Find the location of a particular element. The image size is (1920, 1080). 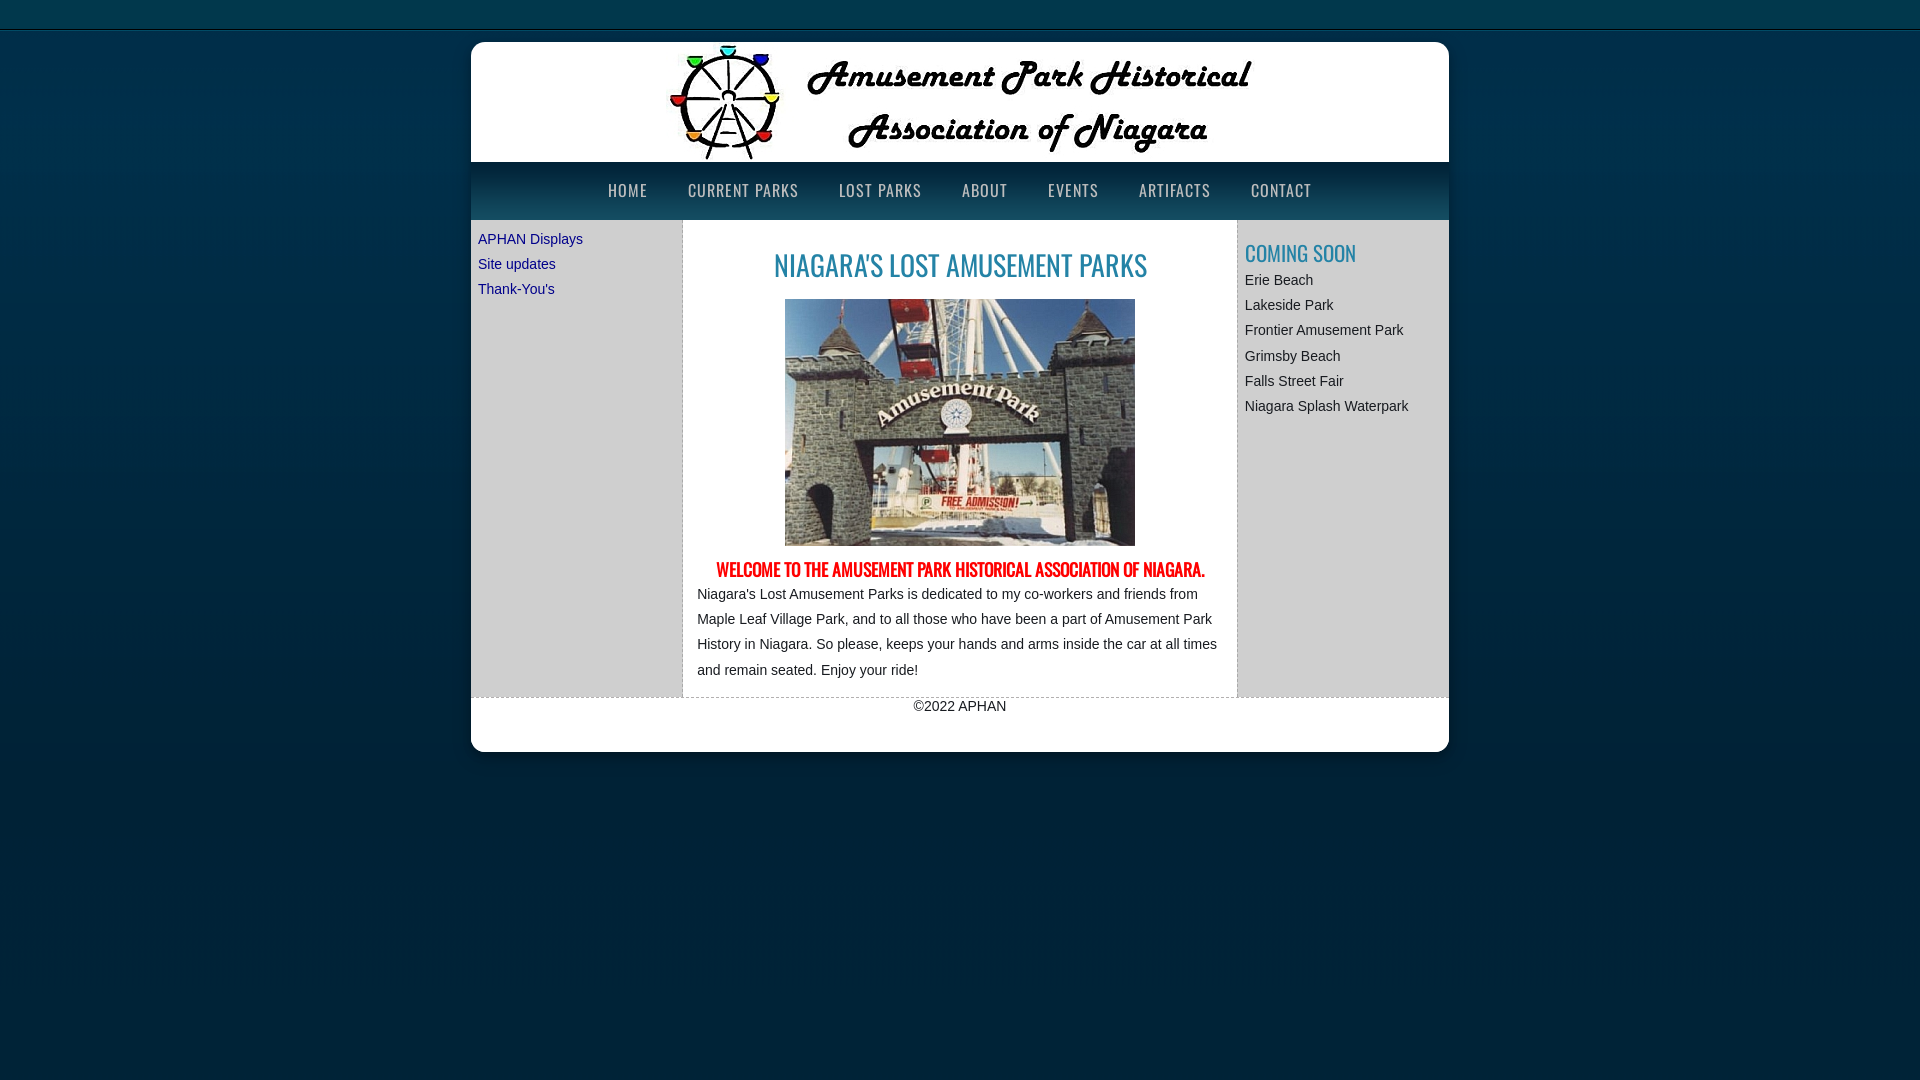

'EVENTS' is located at coordinates (1072, 189).